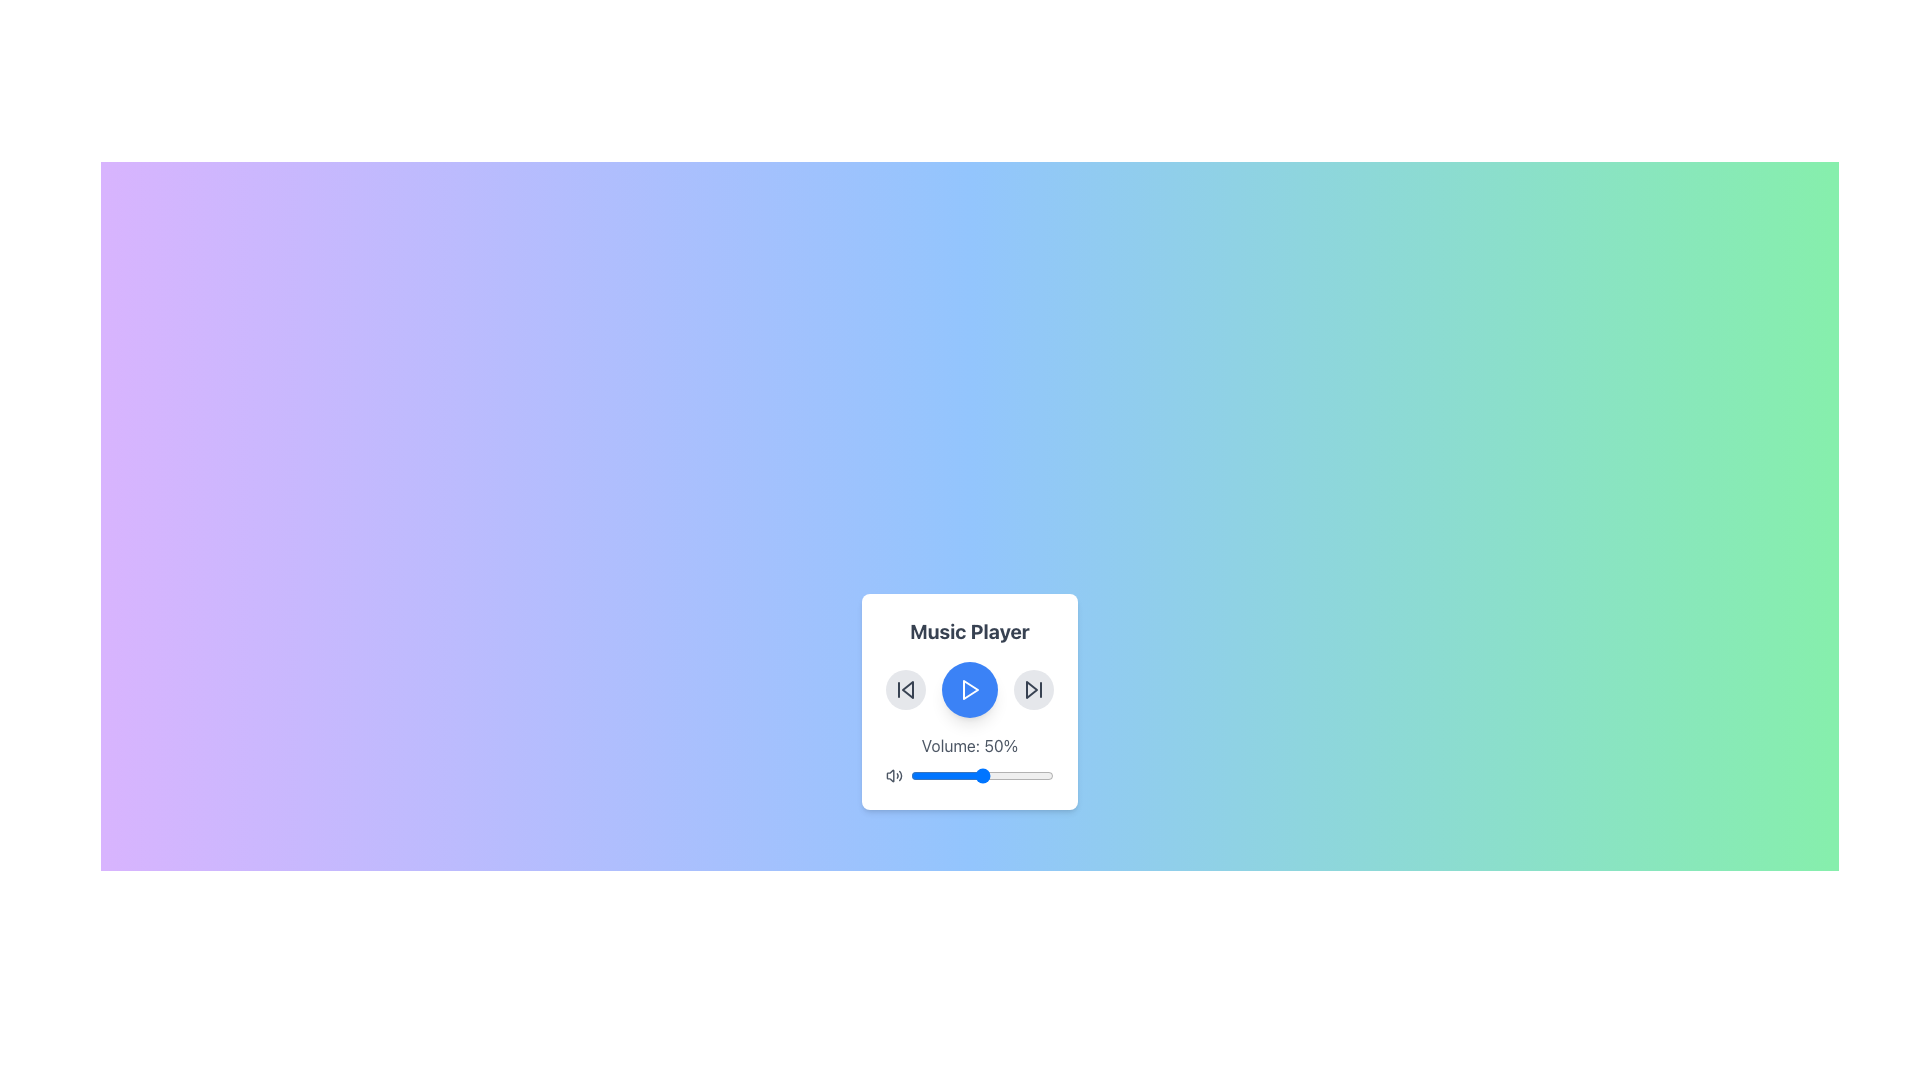 Image resolution: width=1920 pixels, height=1080 pixels. What do you see at coordinates (1047, 774) in the screenshot?
I see `volume level` at bounding box center [1047, 774].